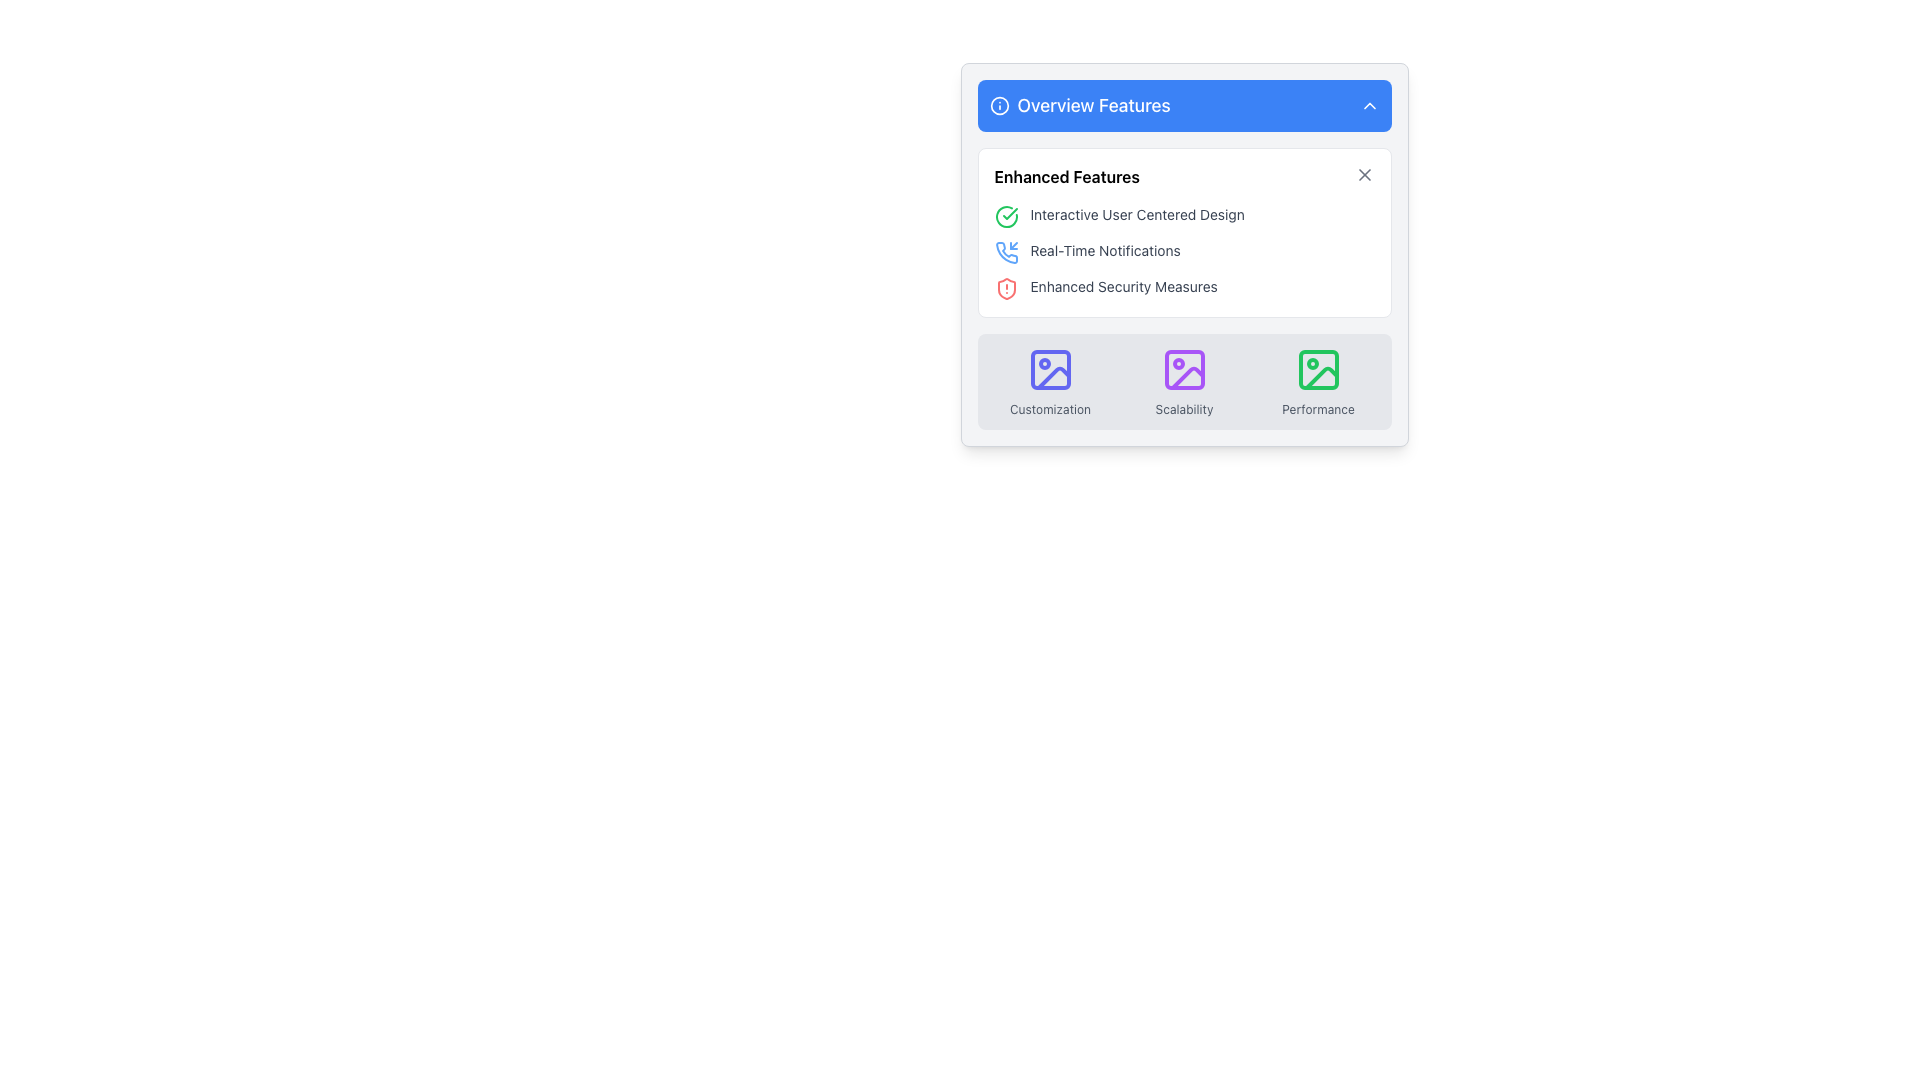 This screenshot has height=1080, width=1920. What do you see at coordinates (1318, 408) in the screenshot?
I see `the static text label that serves as a description for the 'Performance' icon, located in the bottom-right corner of the feature description panel` at bounding box center [1318, 408].